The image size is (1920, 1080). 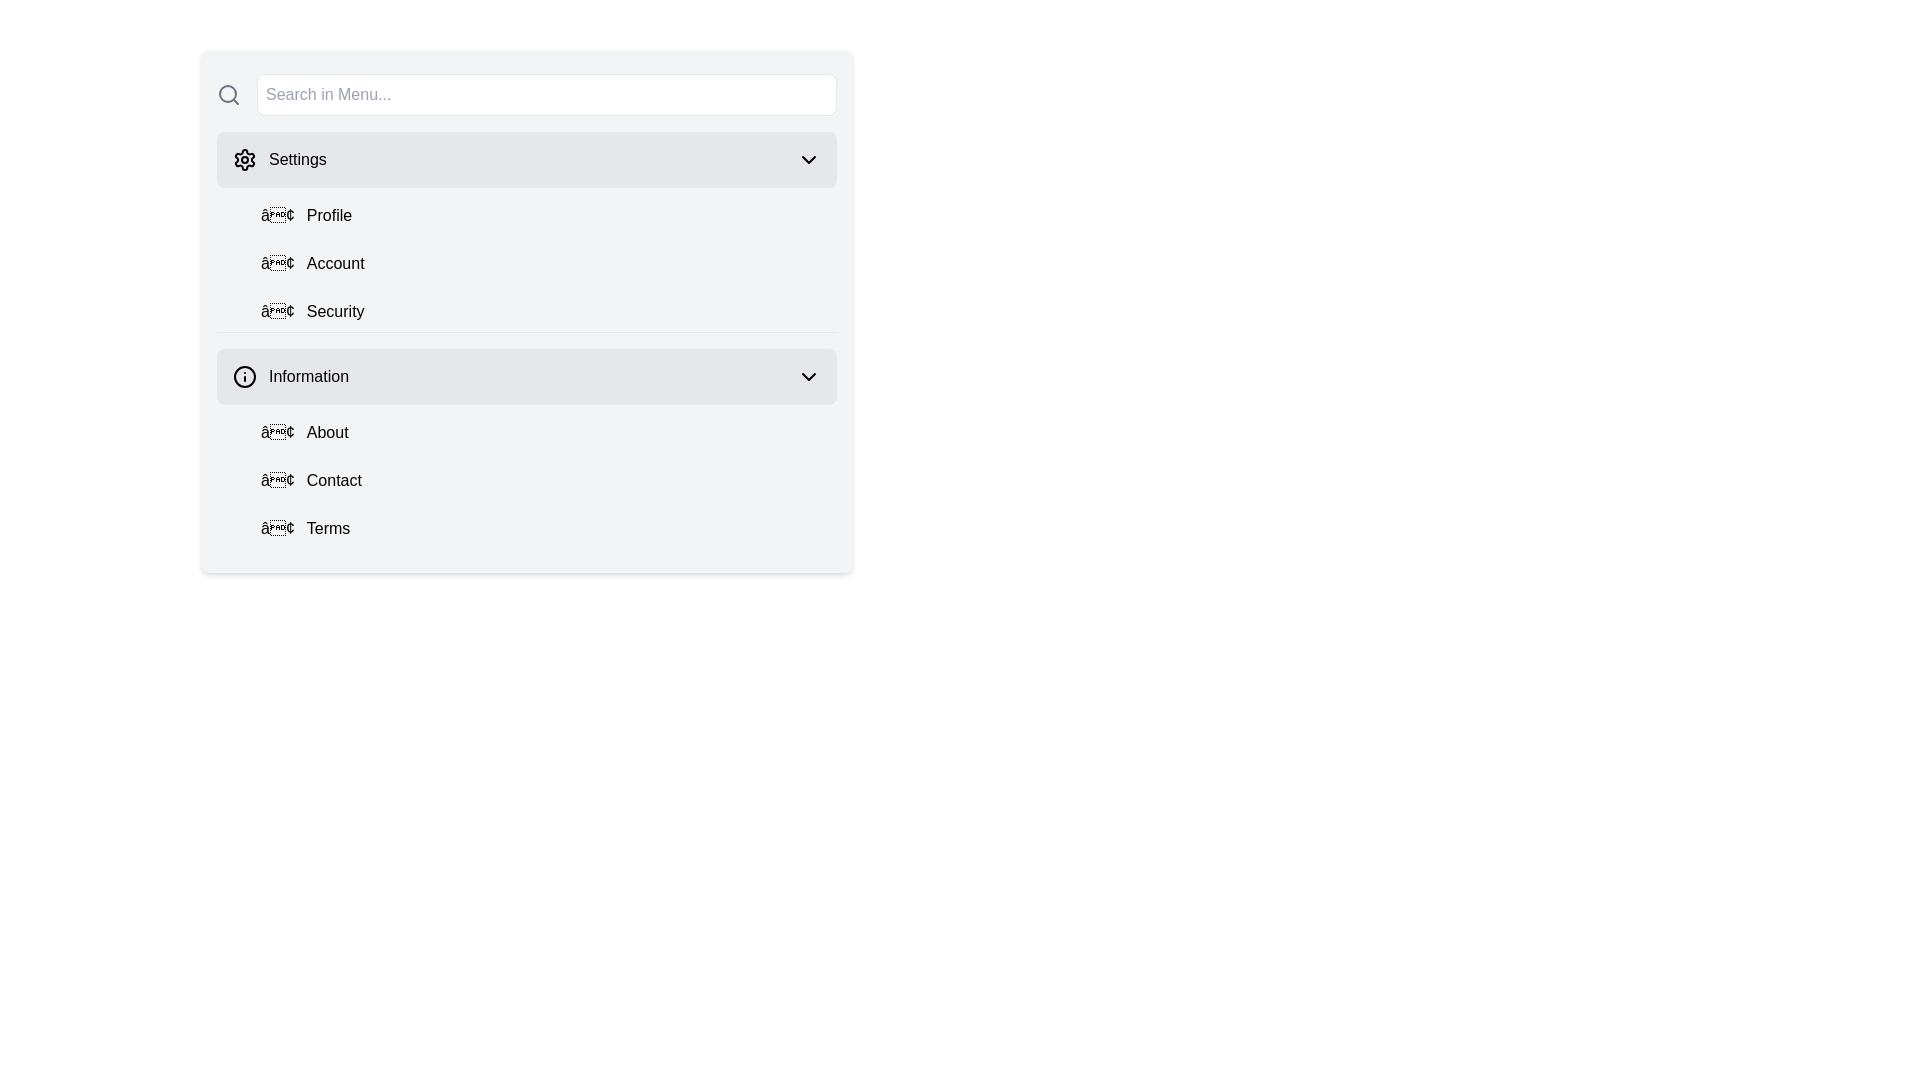 I want to click on the 'Account' text label located in the settings menu, so click(x=335, y=262).